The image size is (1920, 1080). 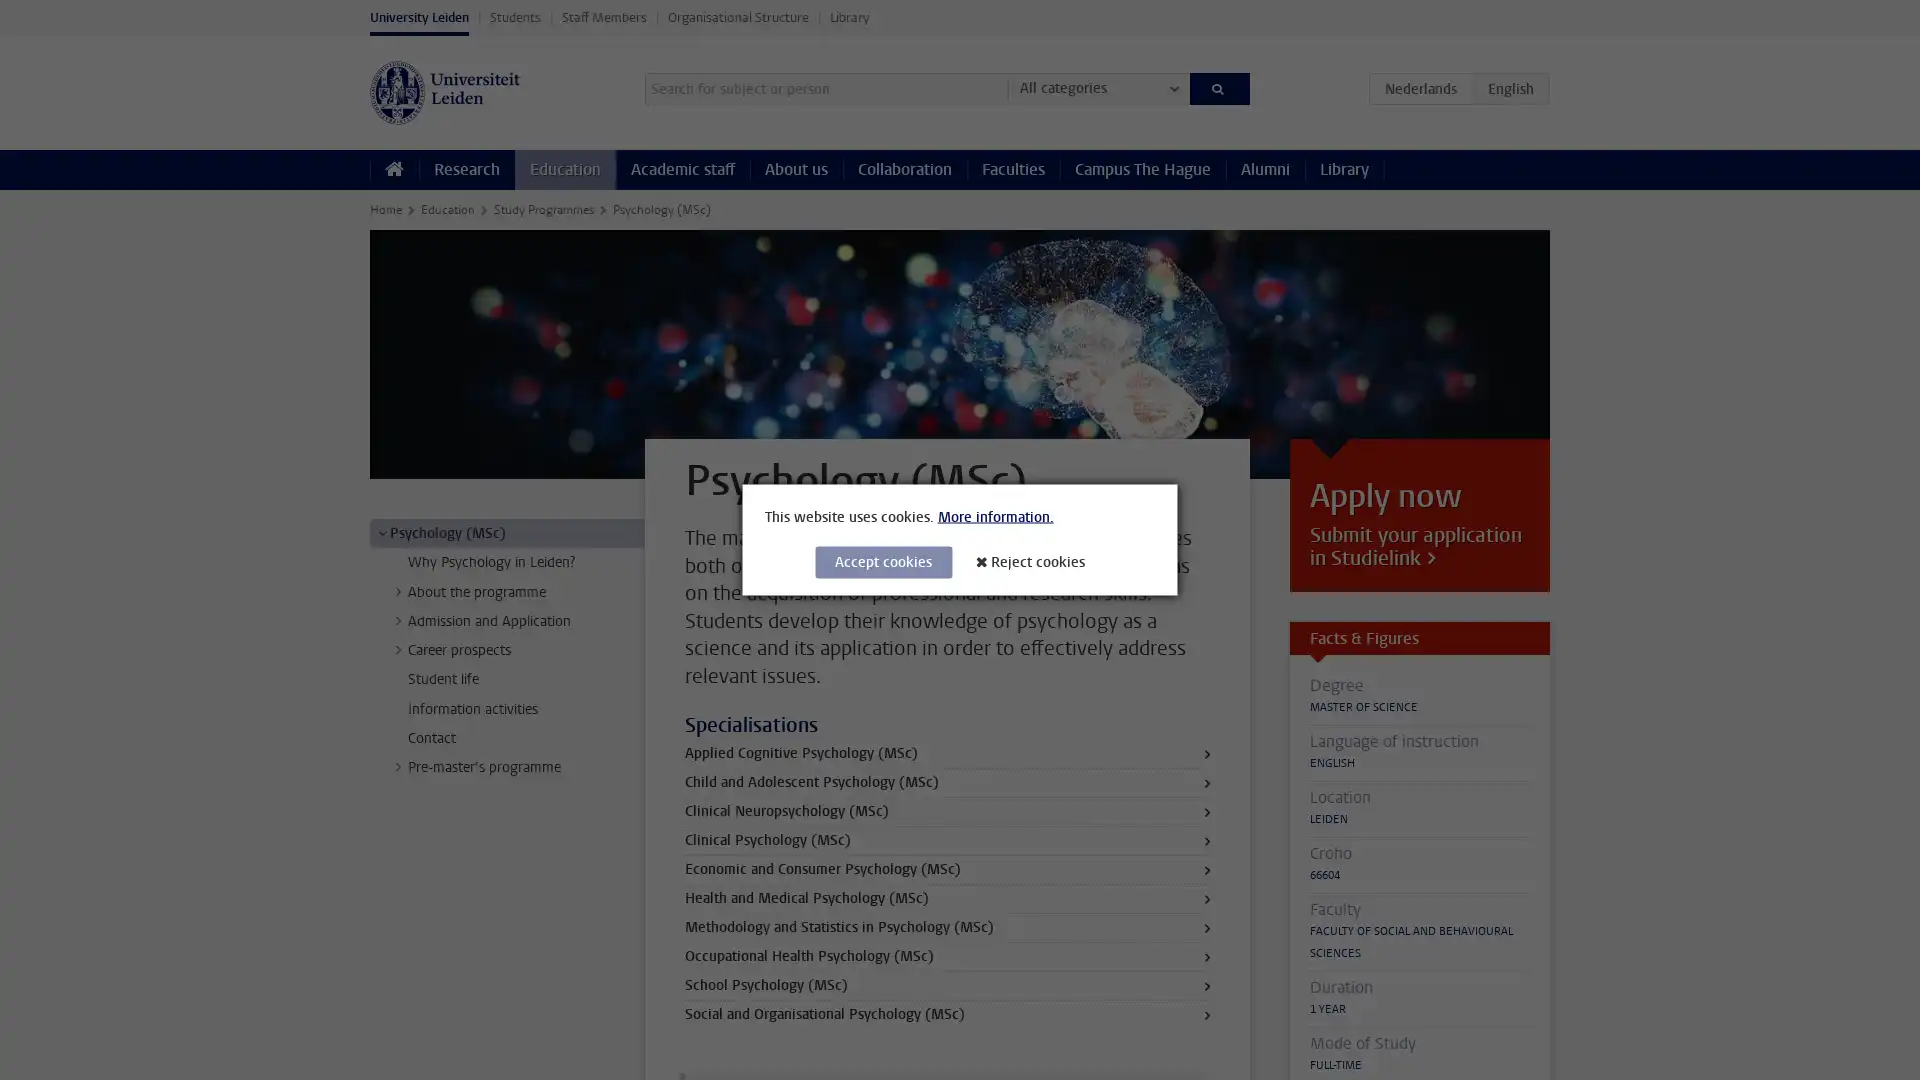 I want to click on >, so click(x=398, y=766).